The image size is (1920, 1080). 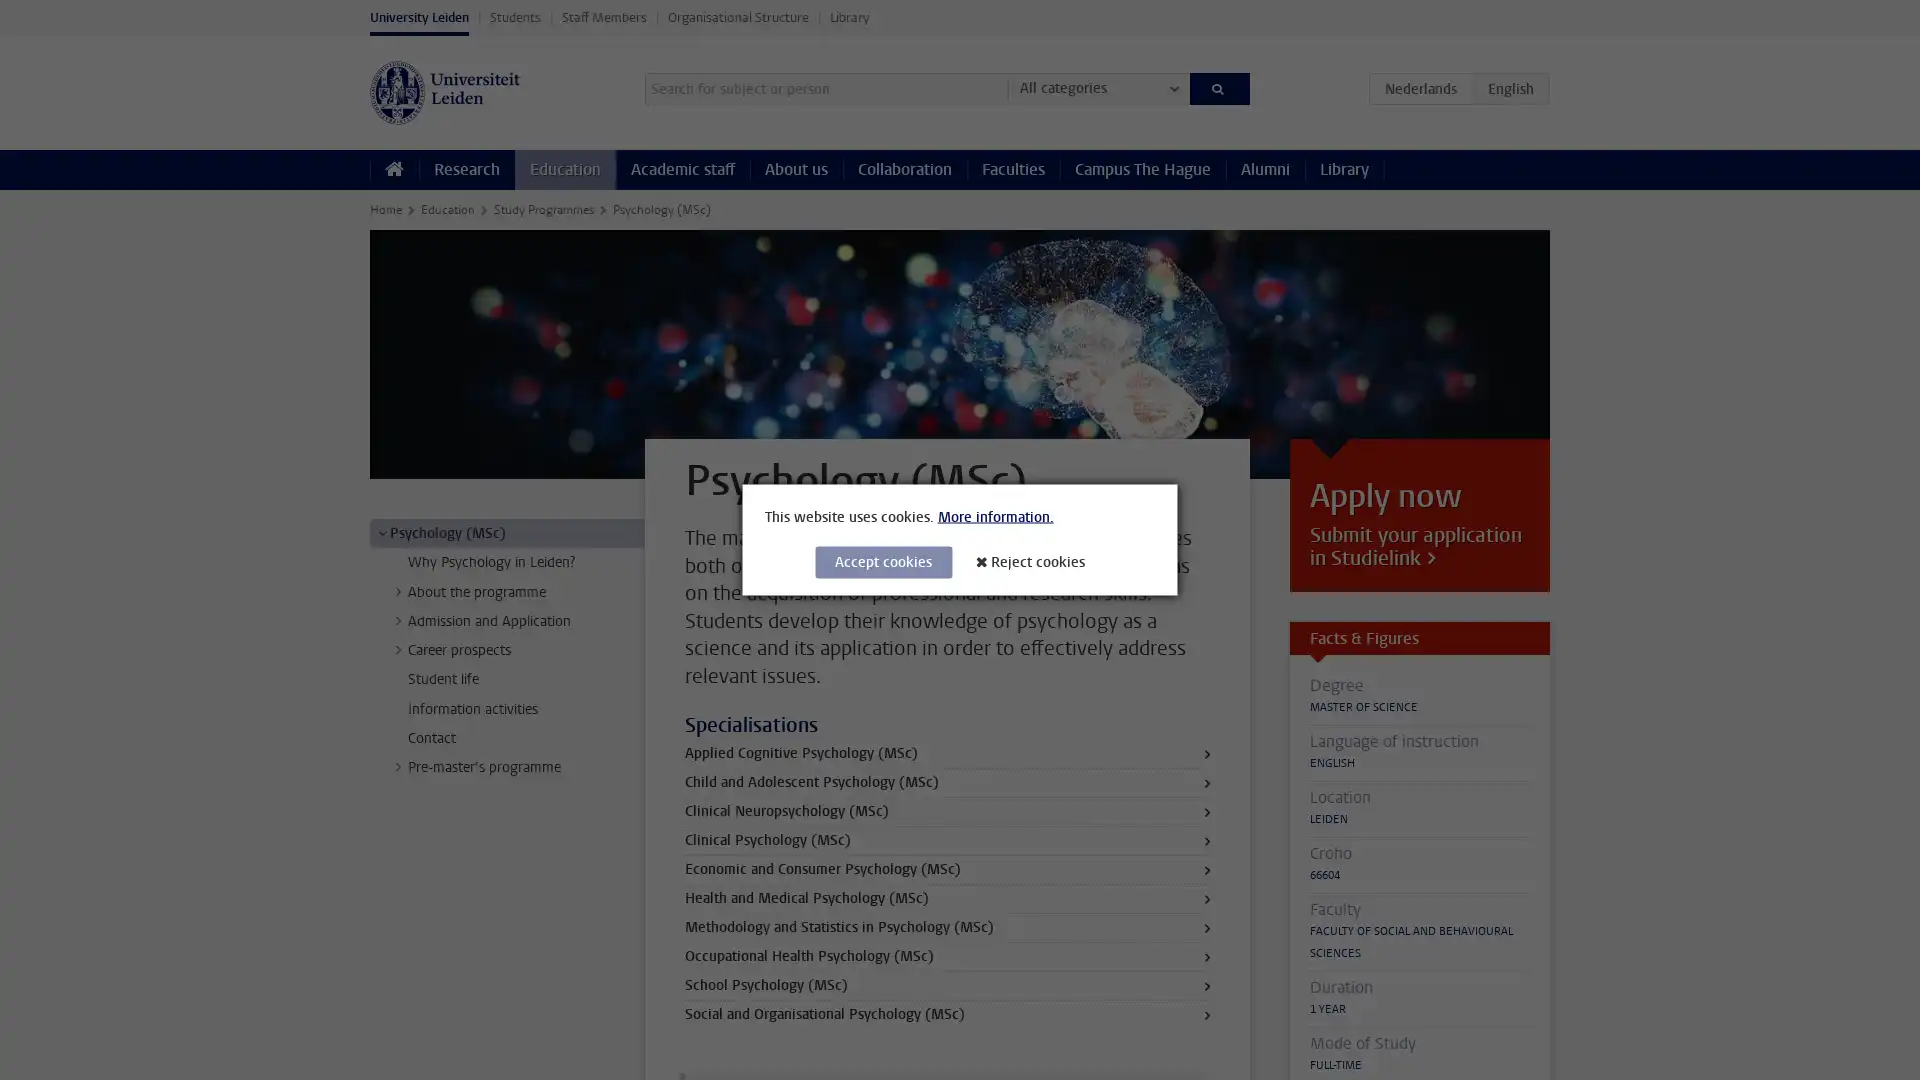 I want to click on >, so click(x=398, y=766).